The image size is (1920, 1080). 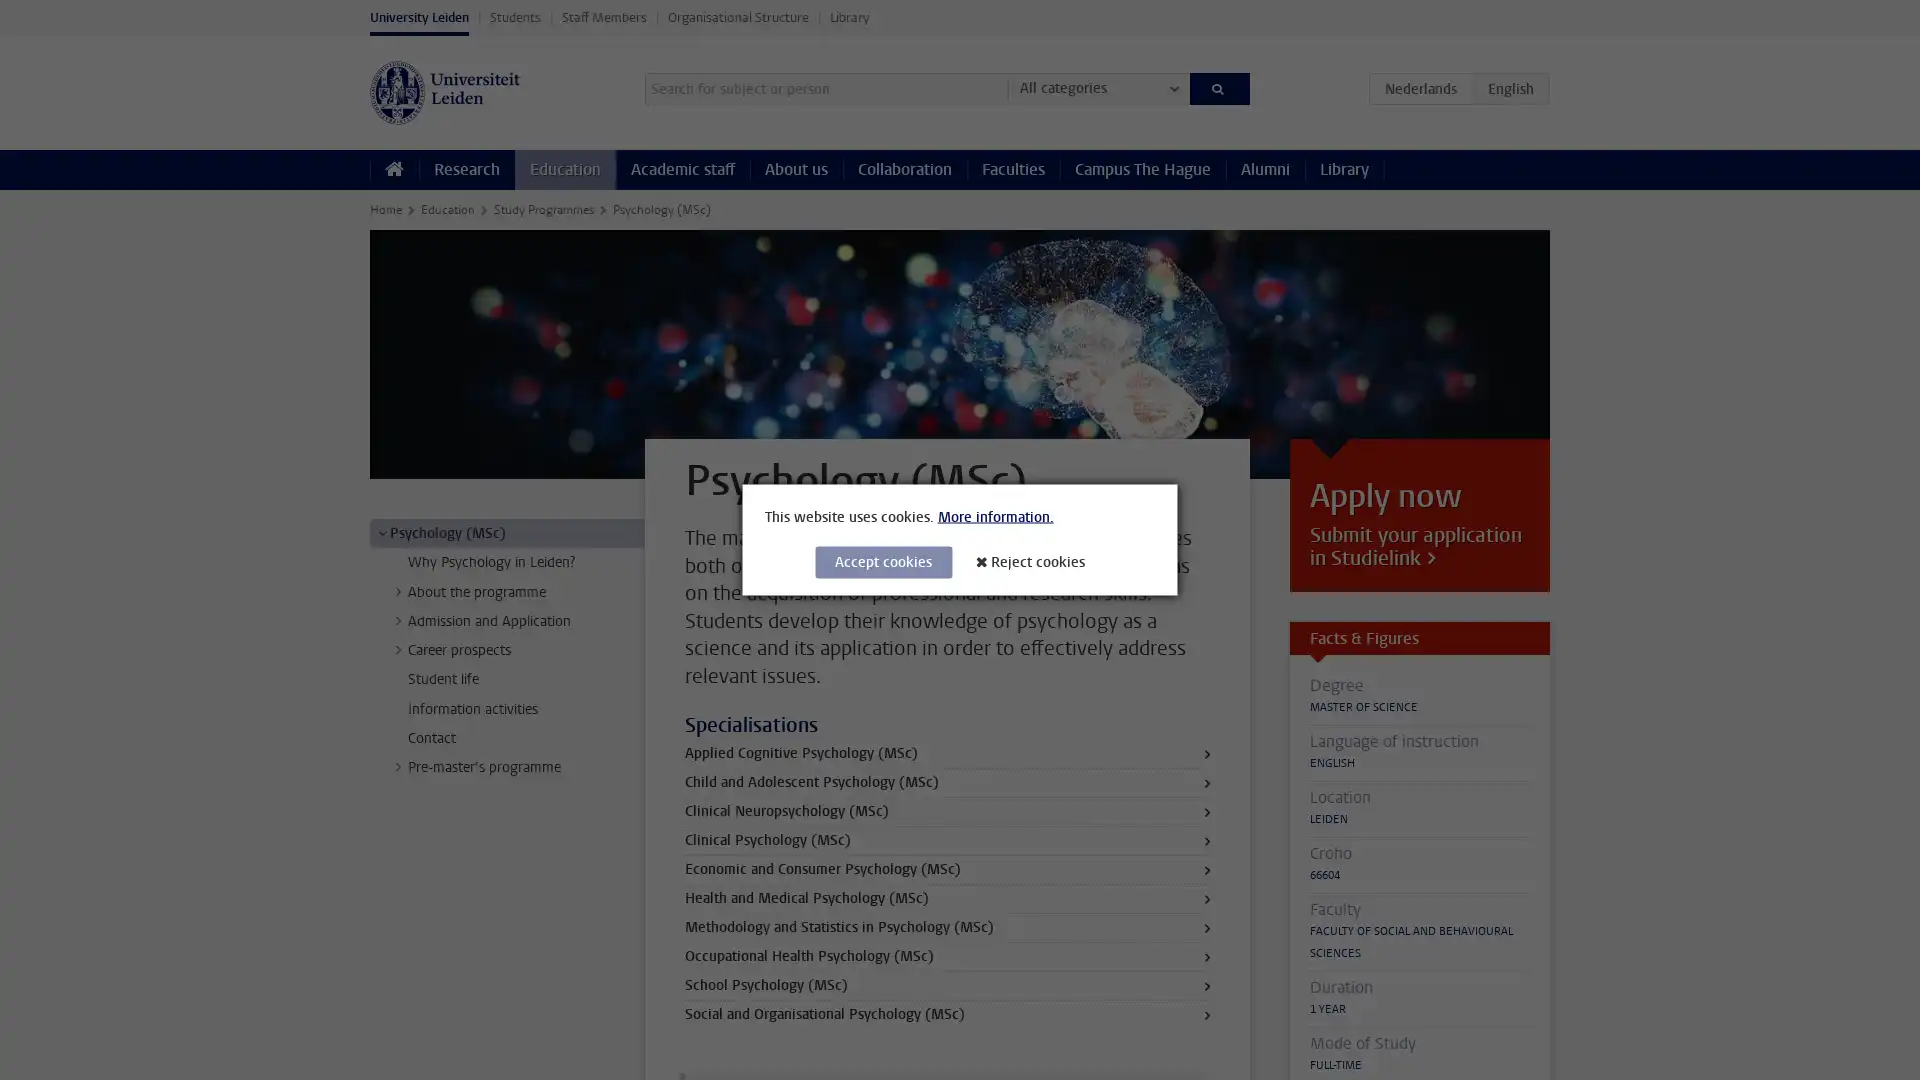 I want to click on >, so click(x=398, y=766).